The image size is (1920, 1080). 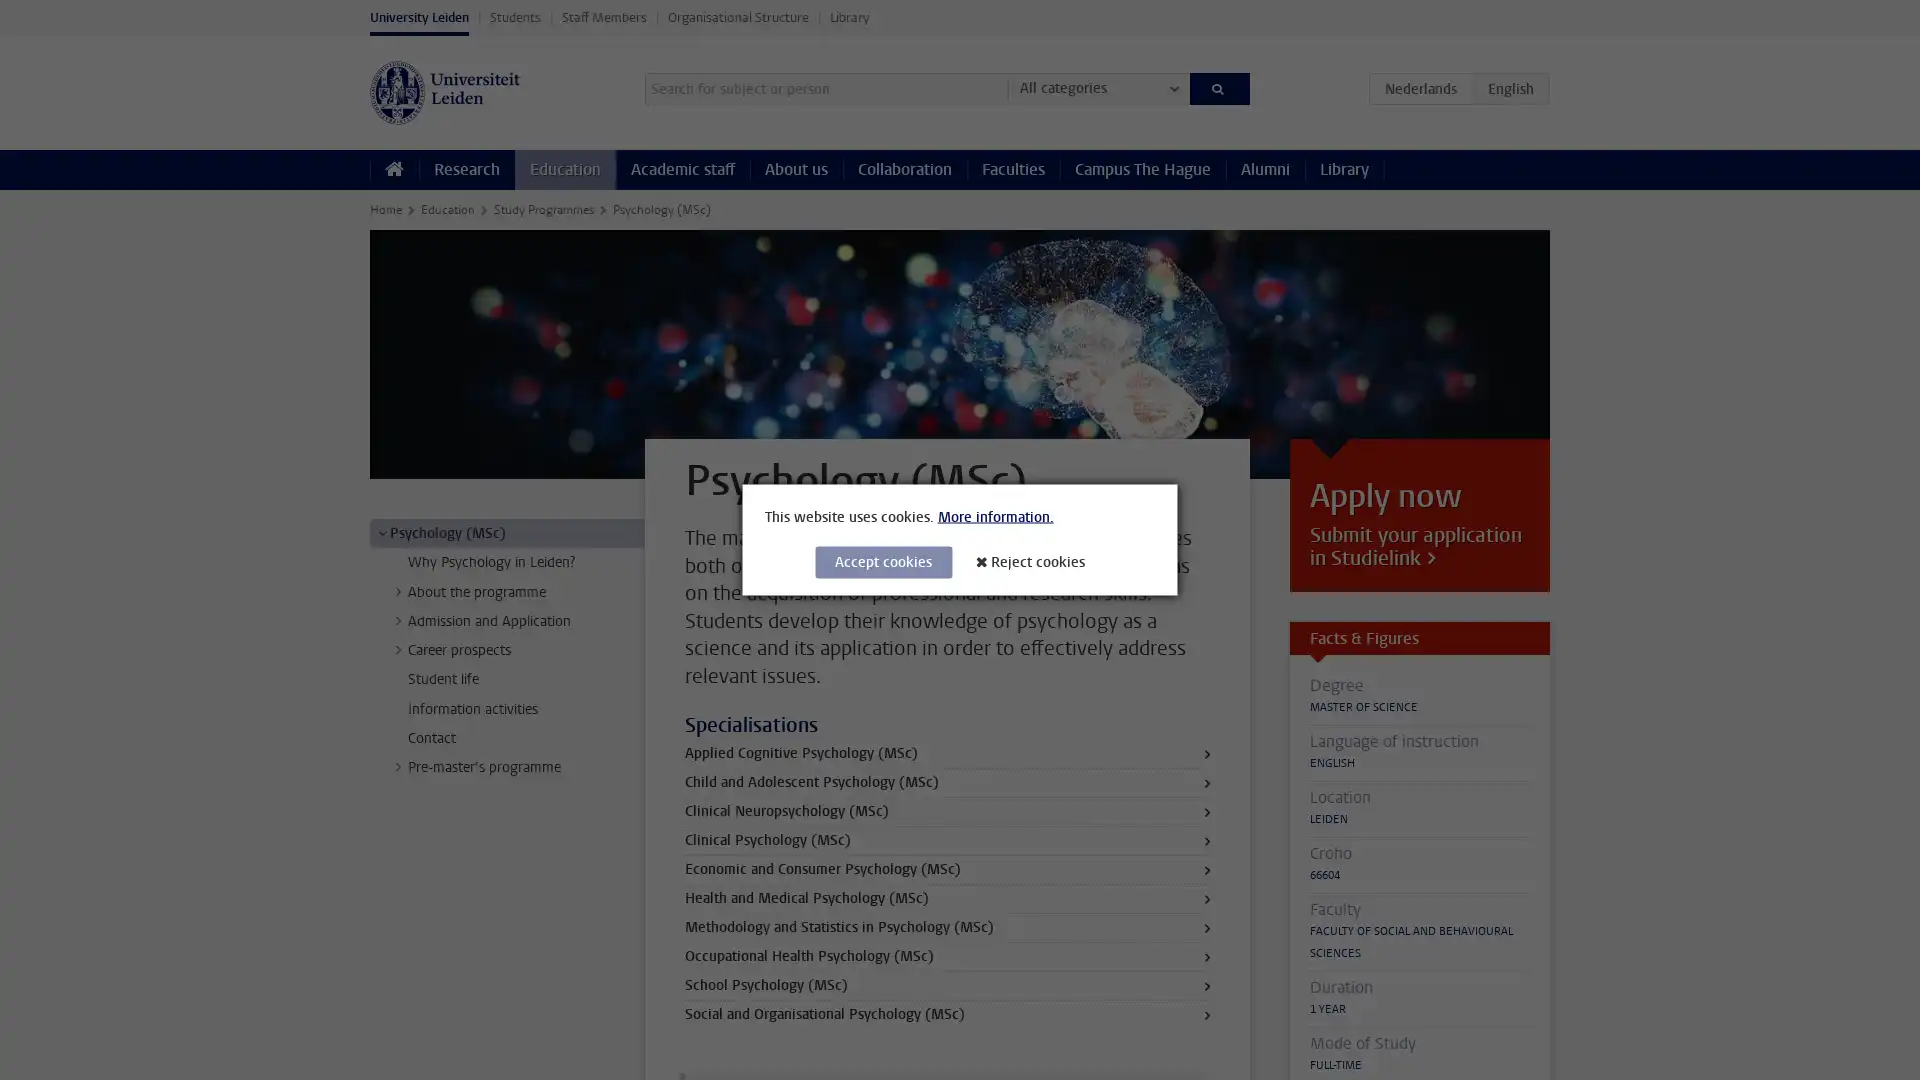 I want to click on >, so click(x=398, y=766).